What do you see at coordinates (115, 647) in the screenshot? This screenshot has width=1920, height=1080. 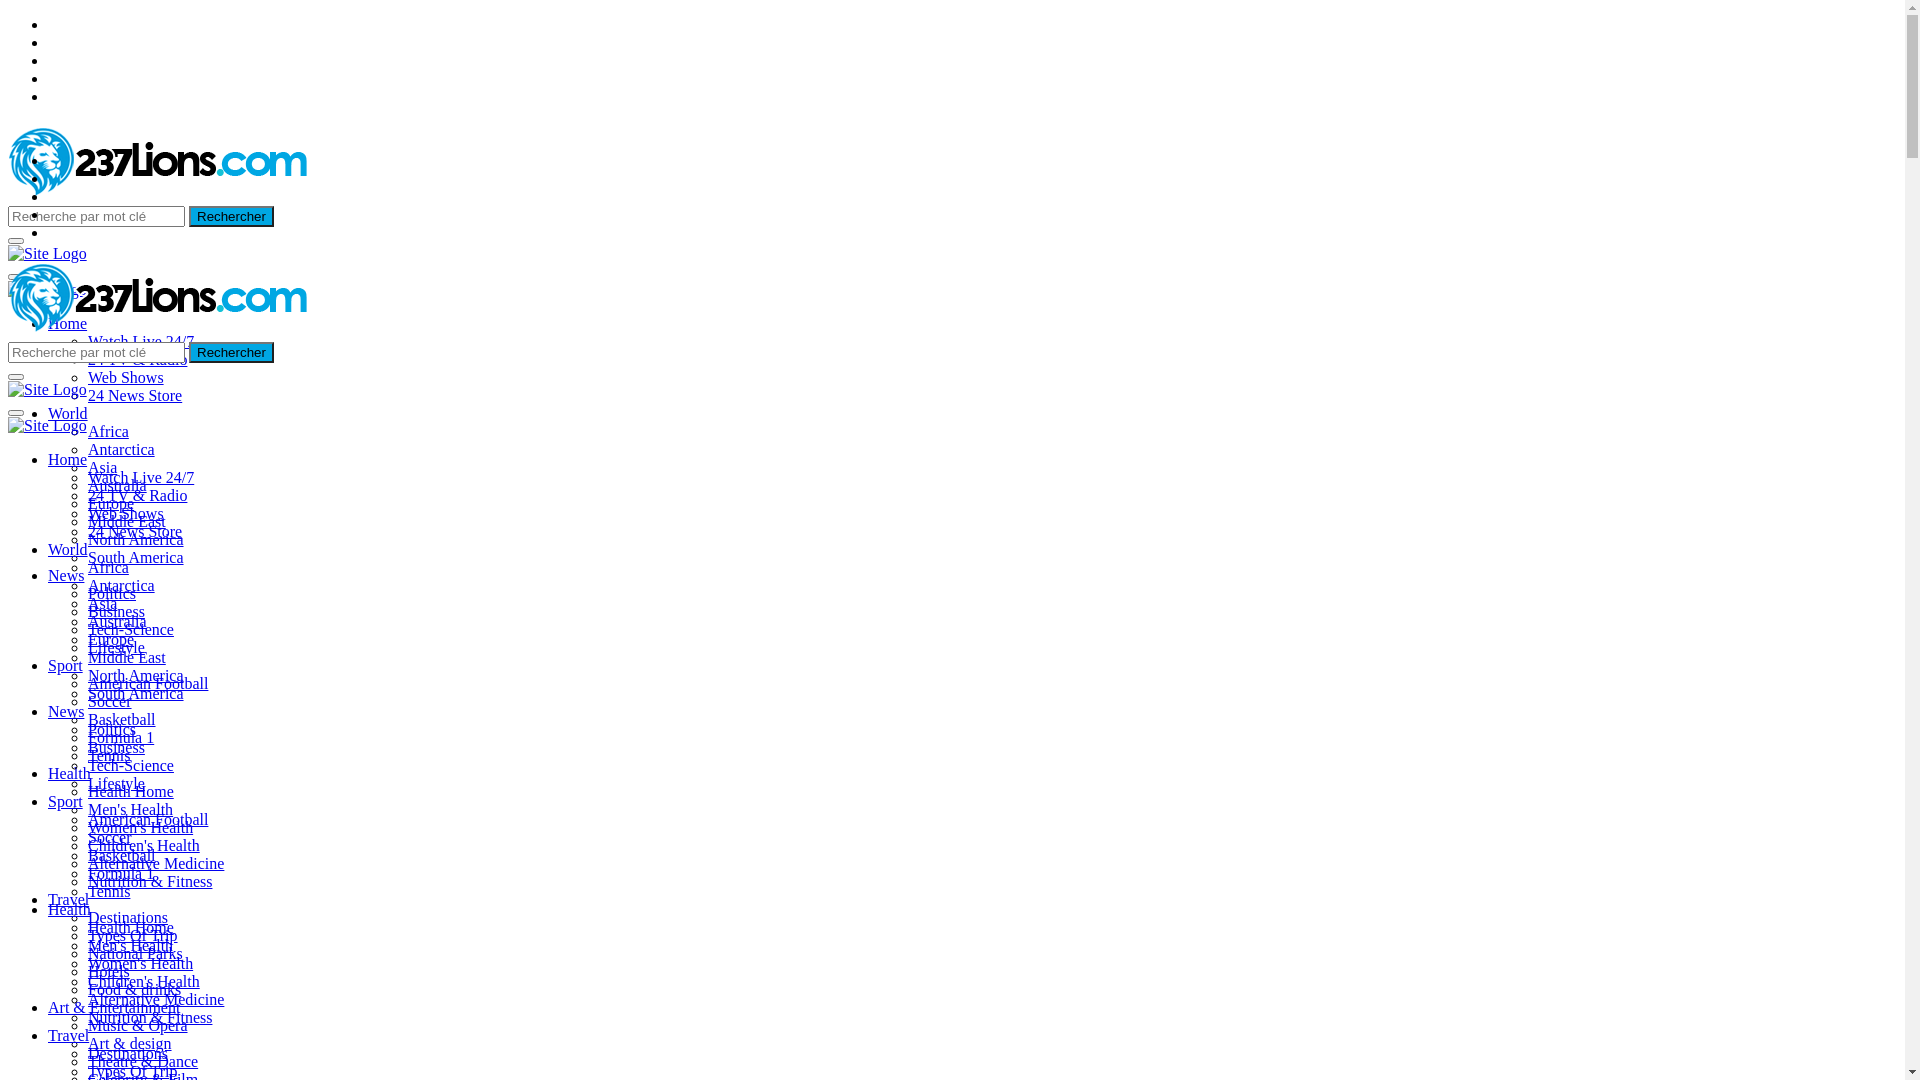 I see `'Lifestyle'` at bounding box center [115, 647].